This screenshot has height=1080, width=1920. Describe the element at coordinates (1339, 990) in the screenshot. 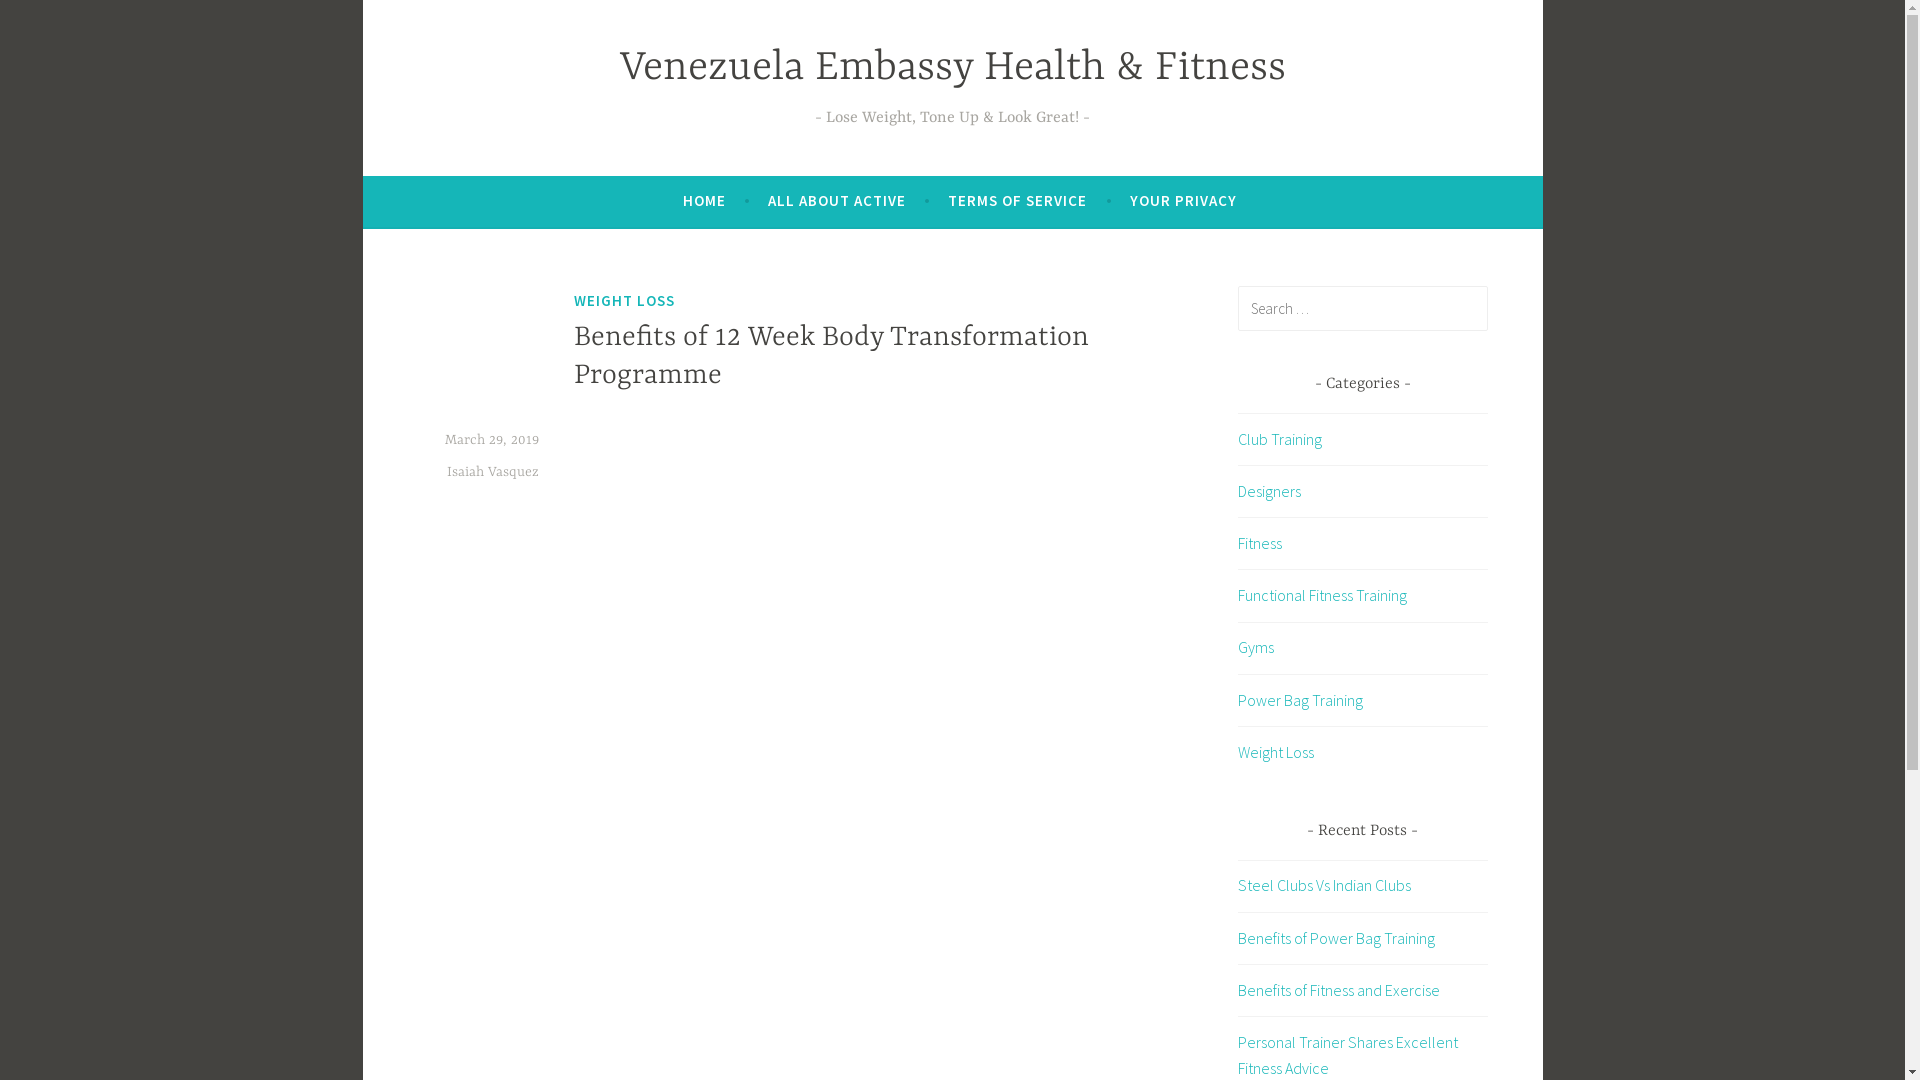

I see `'Benefits of Fitness and Exercise'` at that location.